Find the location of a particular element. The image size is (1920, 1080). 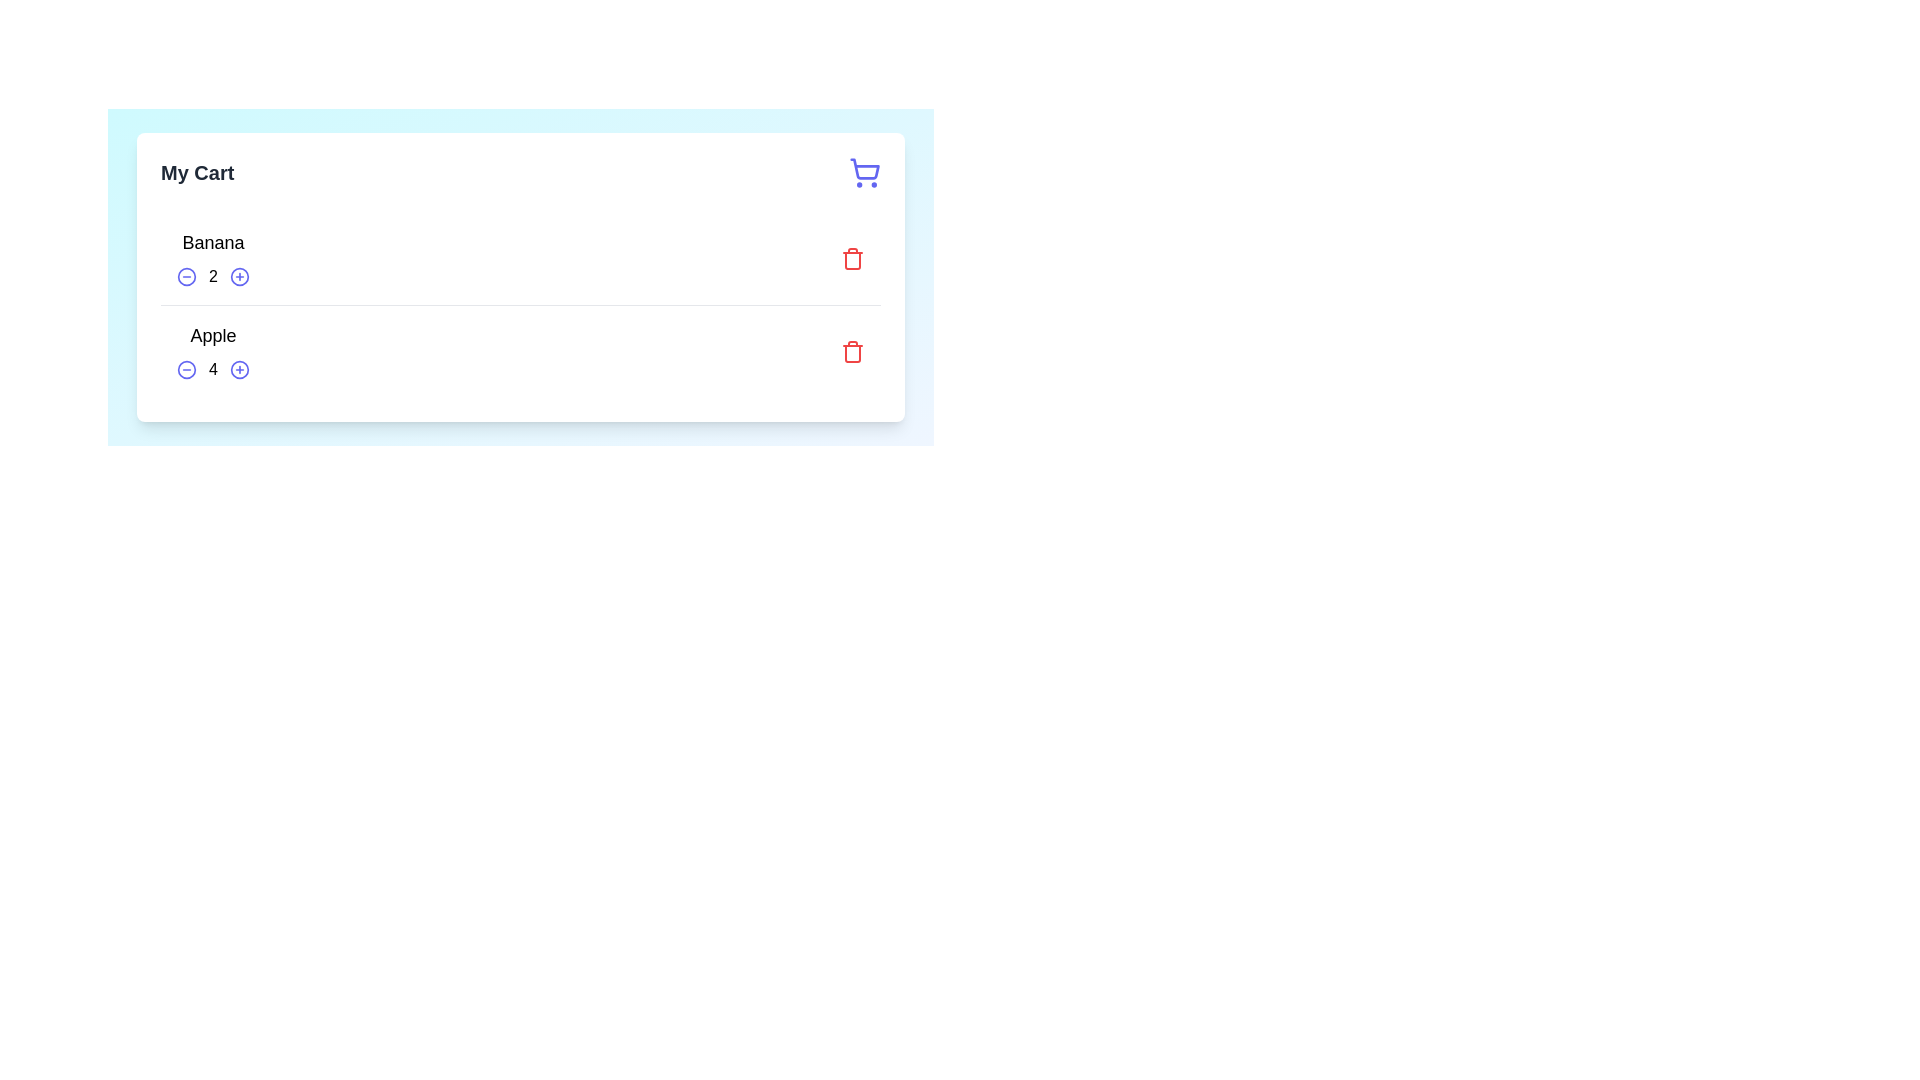

the text label displaying 'Banana', which is formatted in bold and larger font within the shopping cart interface, located above the quantity controls is located at coordinates (213, 242).